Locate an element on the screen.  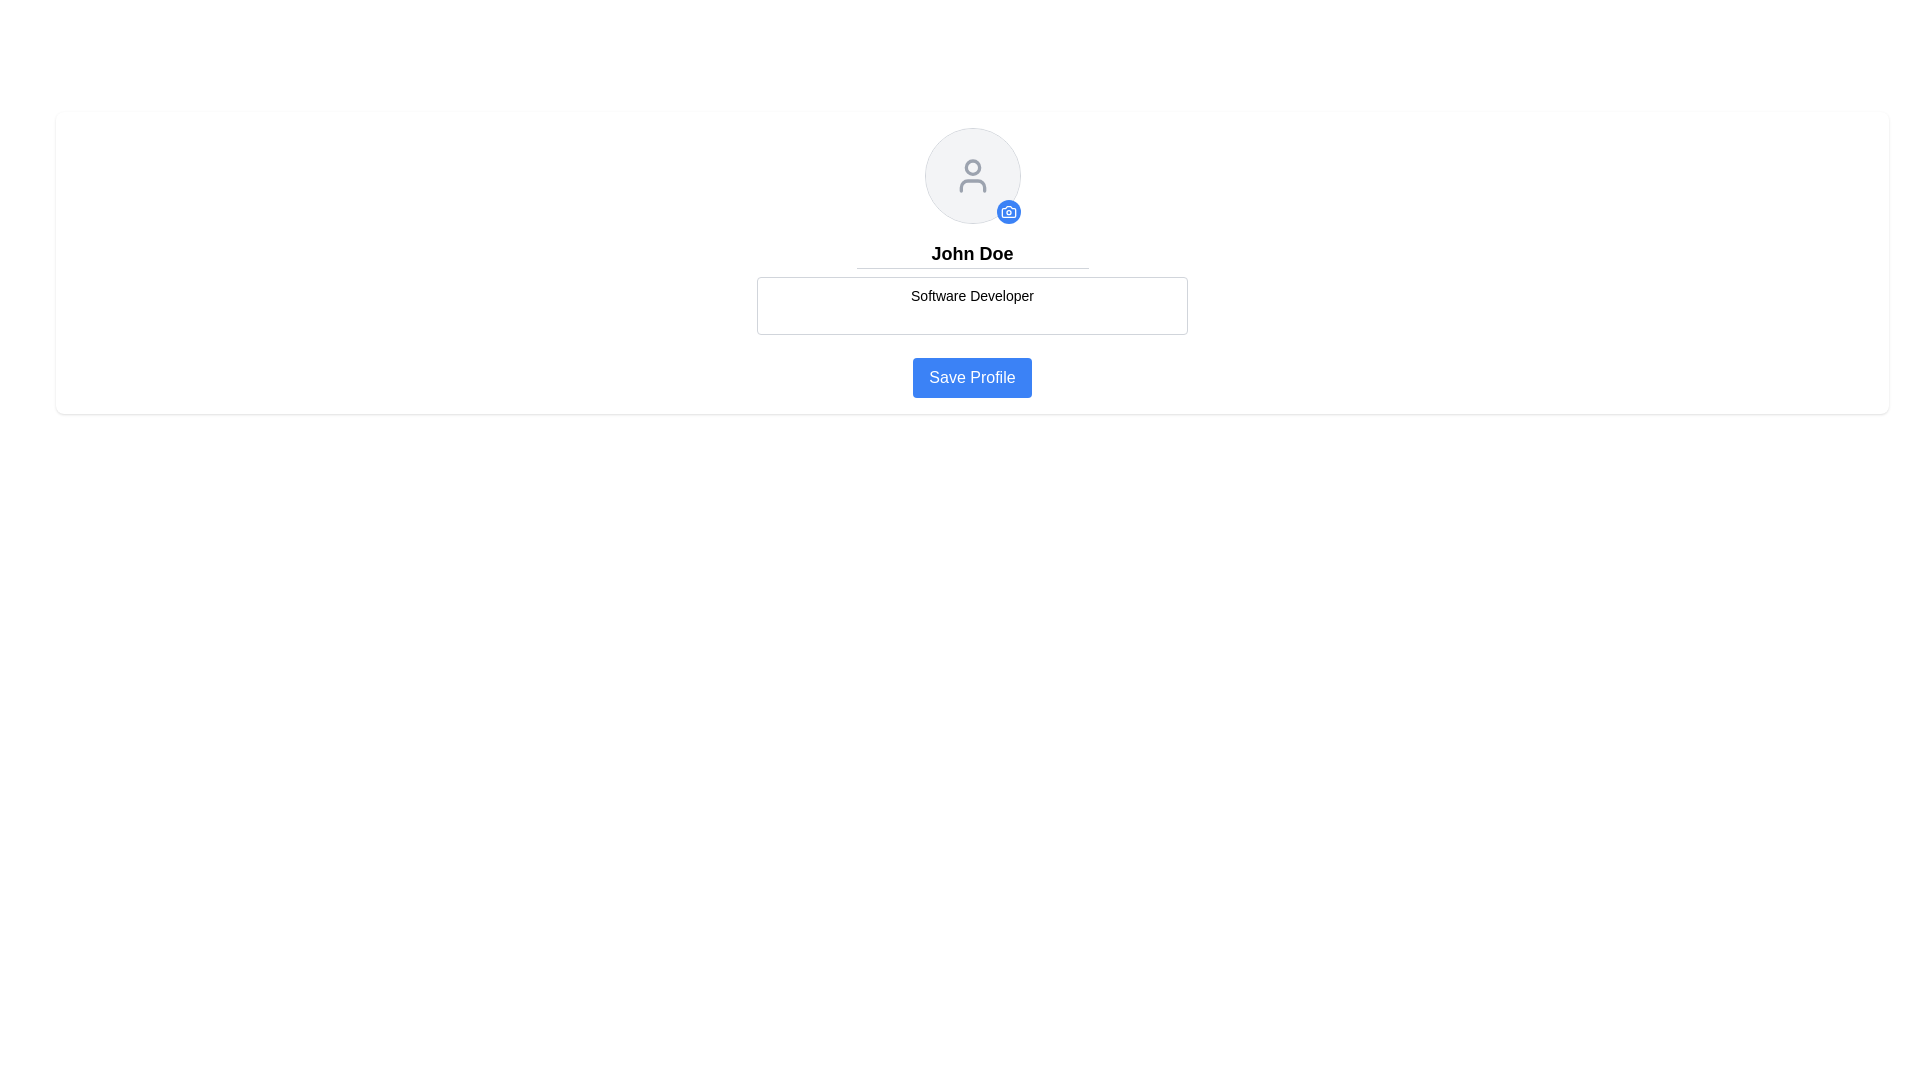
the text label displaying 'Software Developer', which is located beneath the input for 'John Doe' and above the 'Save Profile' button is located at coordinates (972, 290).